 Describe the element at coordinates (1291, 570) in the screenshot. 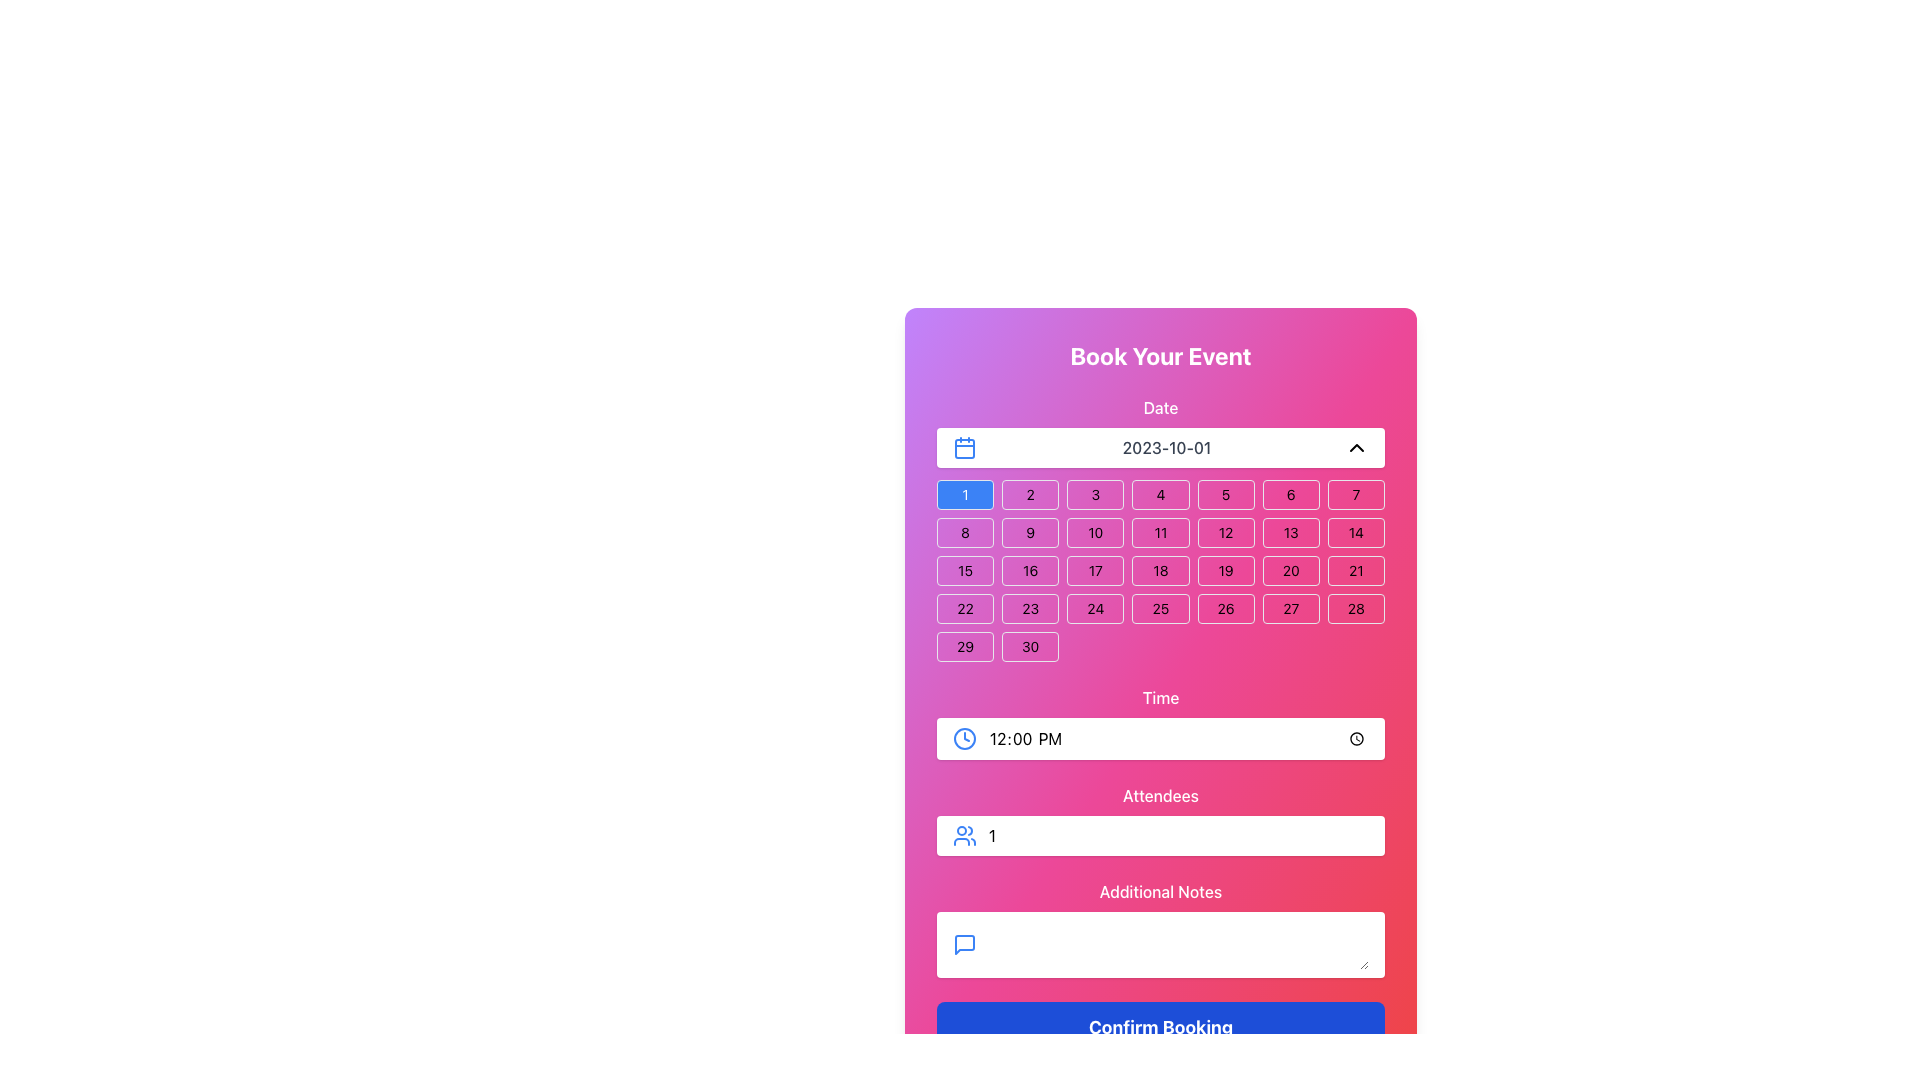

I see `the rectangular button with rounded corners that has the text '20' in black and a pink background, located in the third row and sixth column of the date selection grid` at that location.